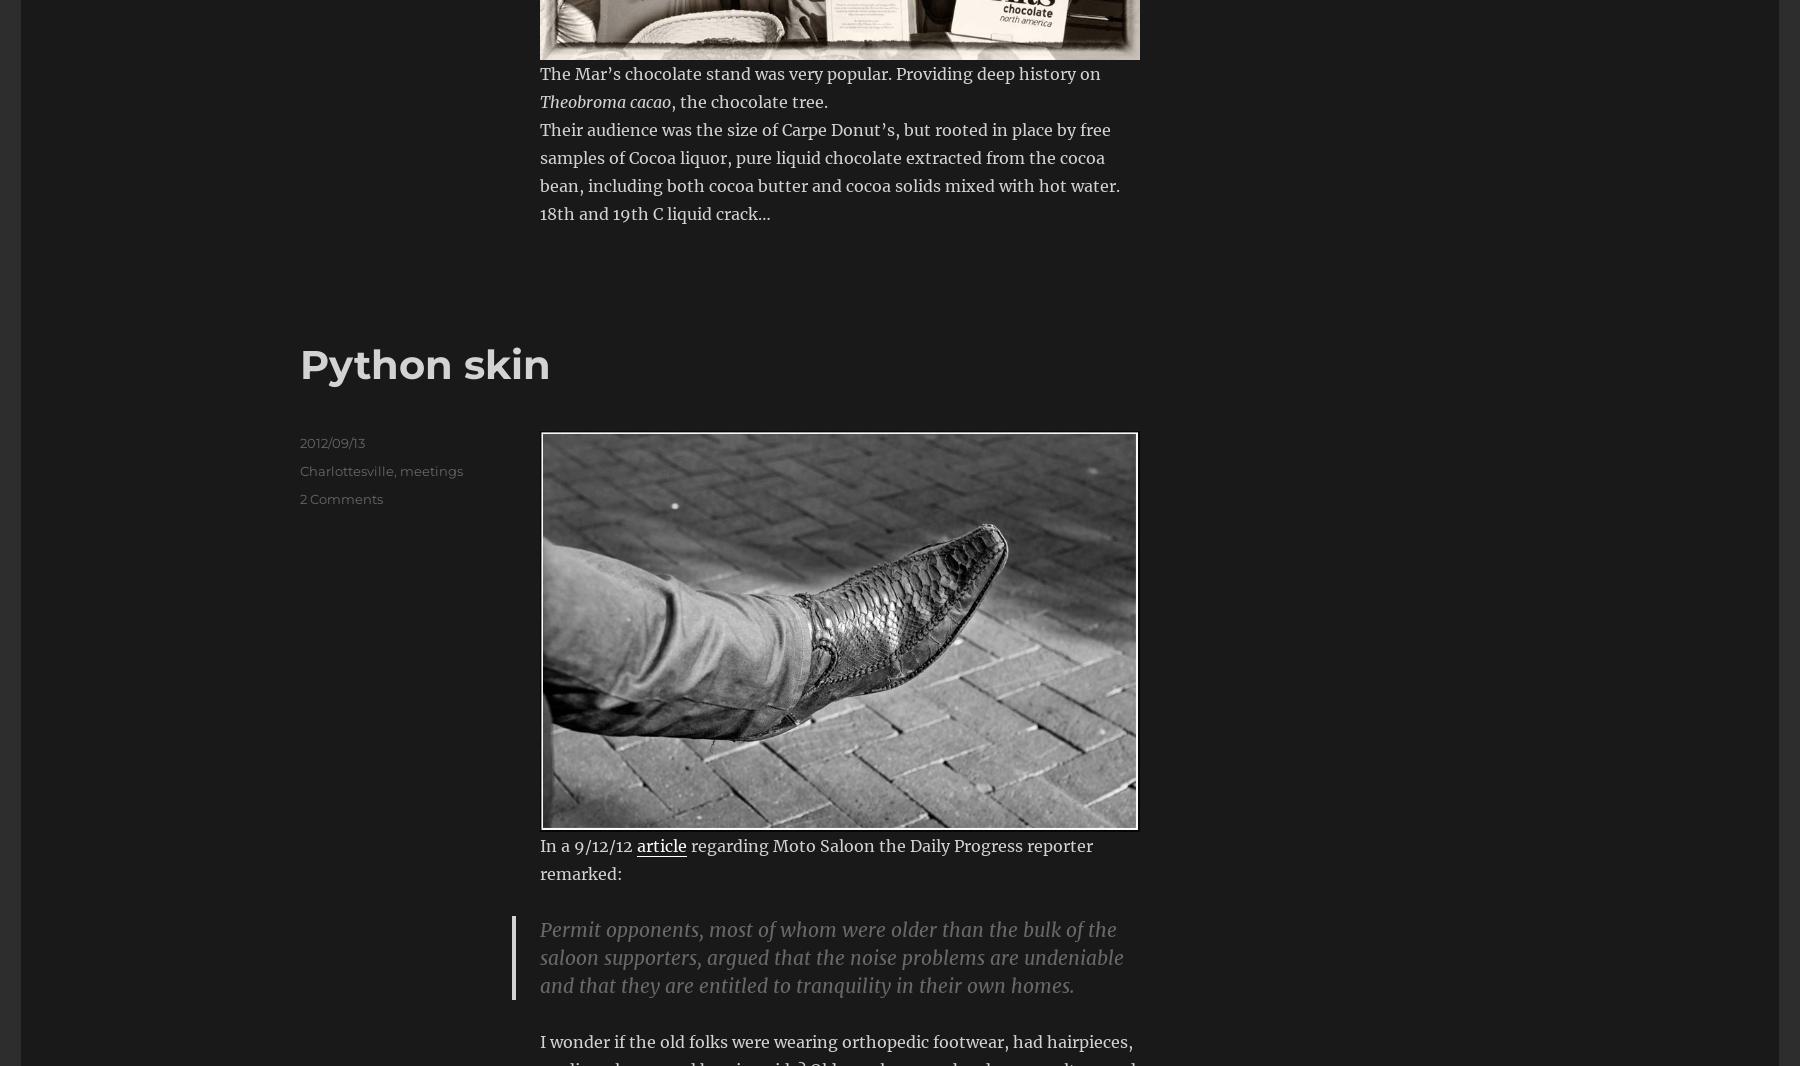  I want to click on 'Their audience was the size of Carpe Donut’s, but rooted in place by free samples of Cocoa liquor, pure liquid chocolate extracted from the cocoa bean, including both cocoa butter and cocoa solids mixed with hot water. 18th and 19th C liquid crack…', so click(829, 169).